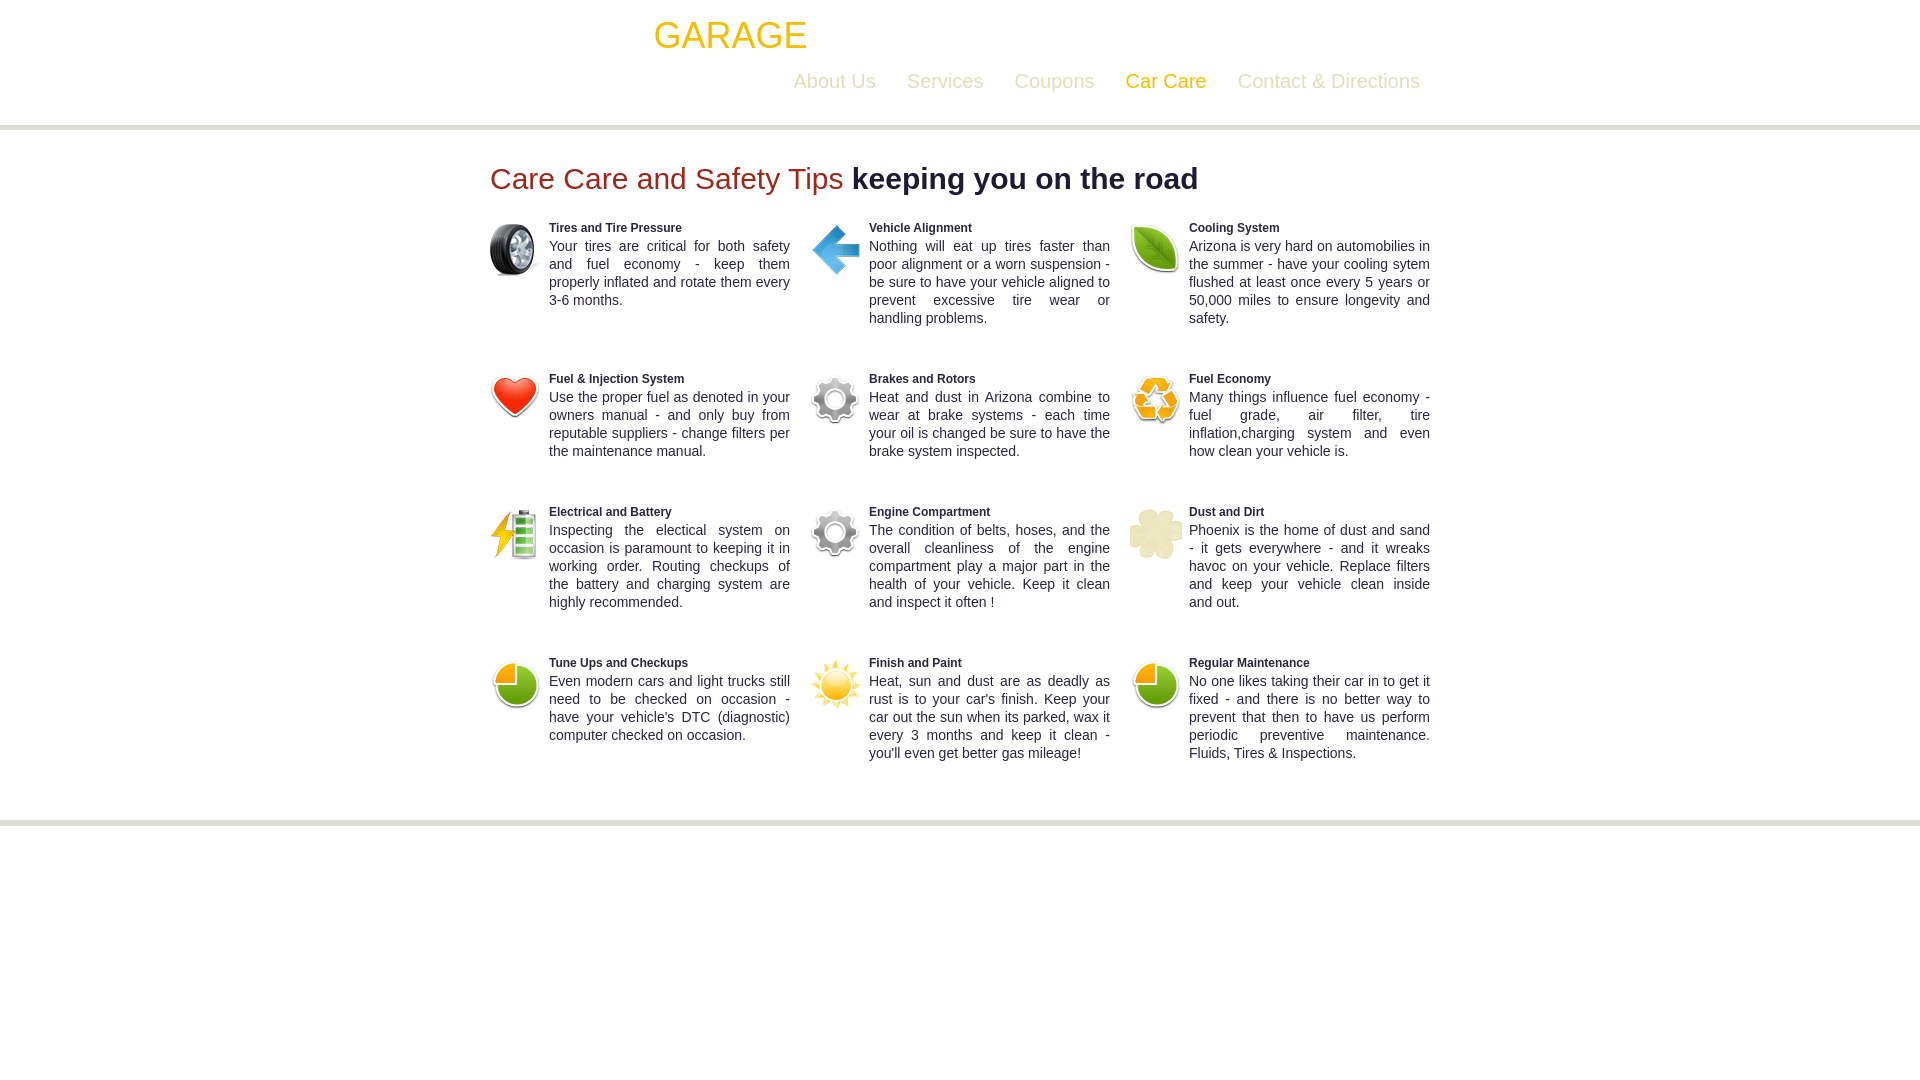 Image resolution: width=1920 pixels, height=1080 pixels. What do you see at coordinates (1053, 80) in the screenshot?
I see `'Coupons'` at bounding box center [1053, 80].